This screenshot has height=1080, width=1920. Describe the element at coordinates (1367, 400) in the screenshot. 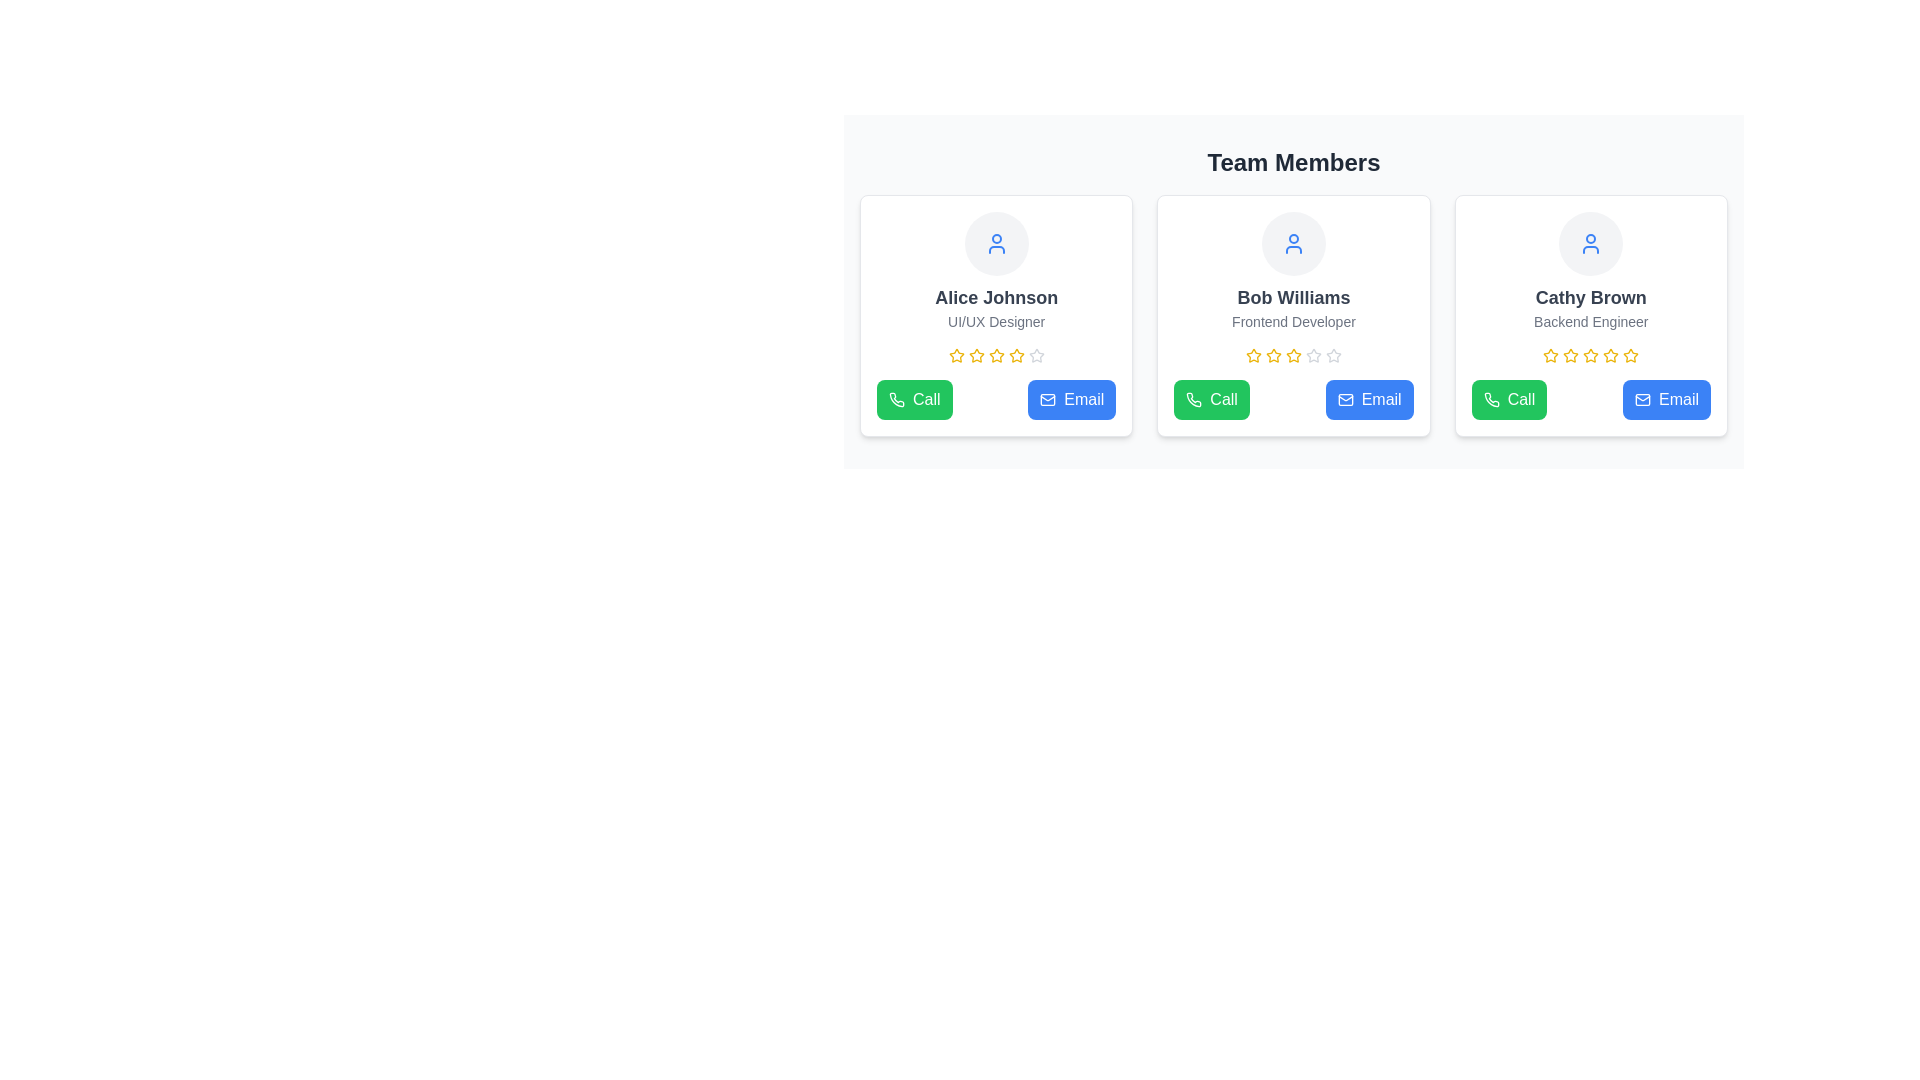

I see `the blue rectangular button labeled 'Email' with an envelope icon to the left to initiate an email action` at that location.